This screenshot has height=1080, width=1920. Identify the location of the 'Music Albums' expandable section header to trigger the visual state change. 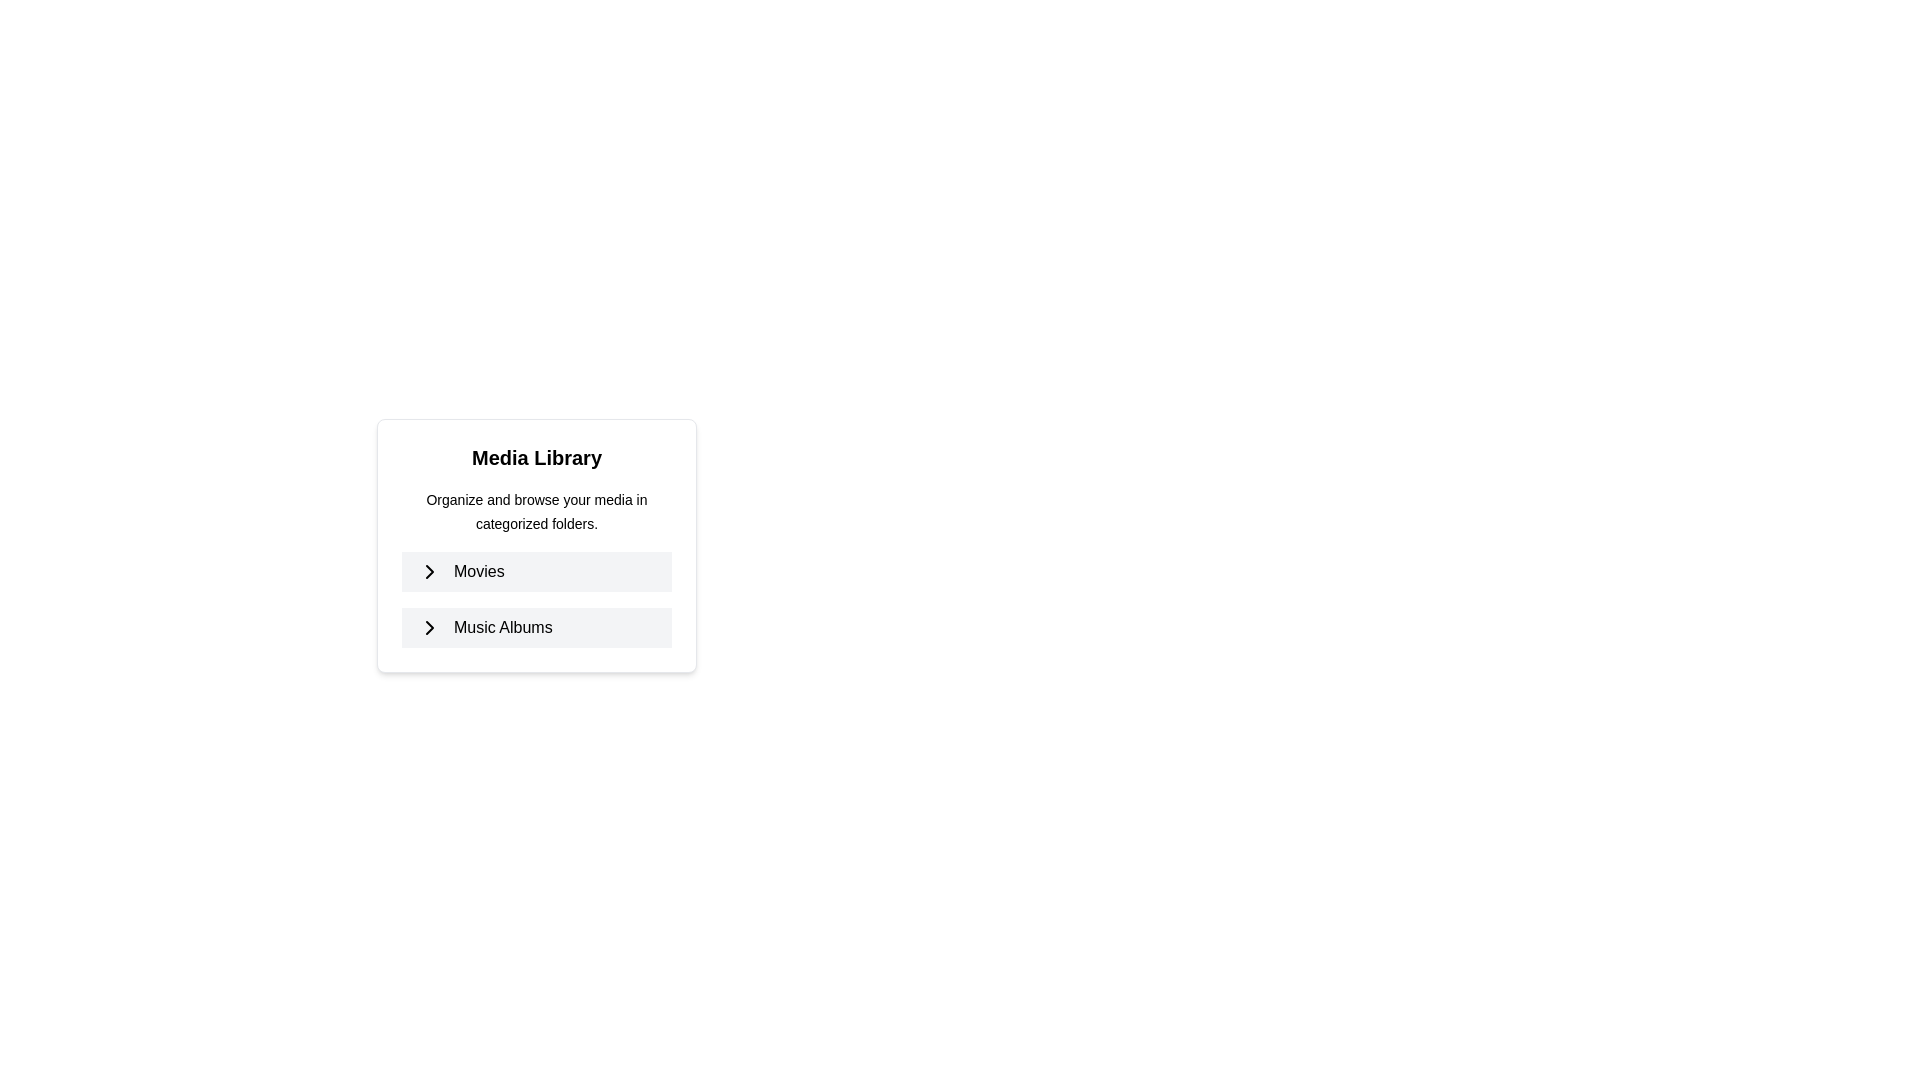
(537, 627).